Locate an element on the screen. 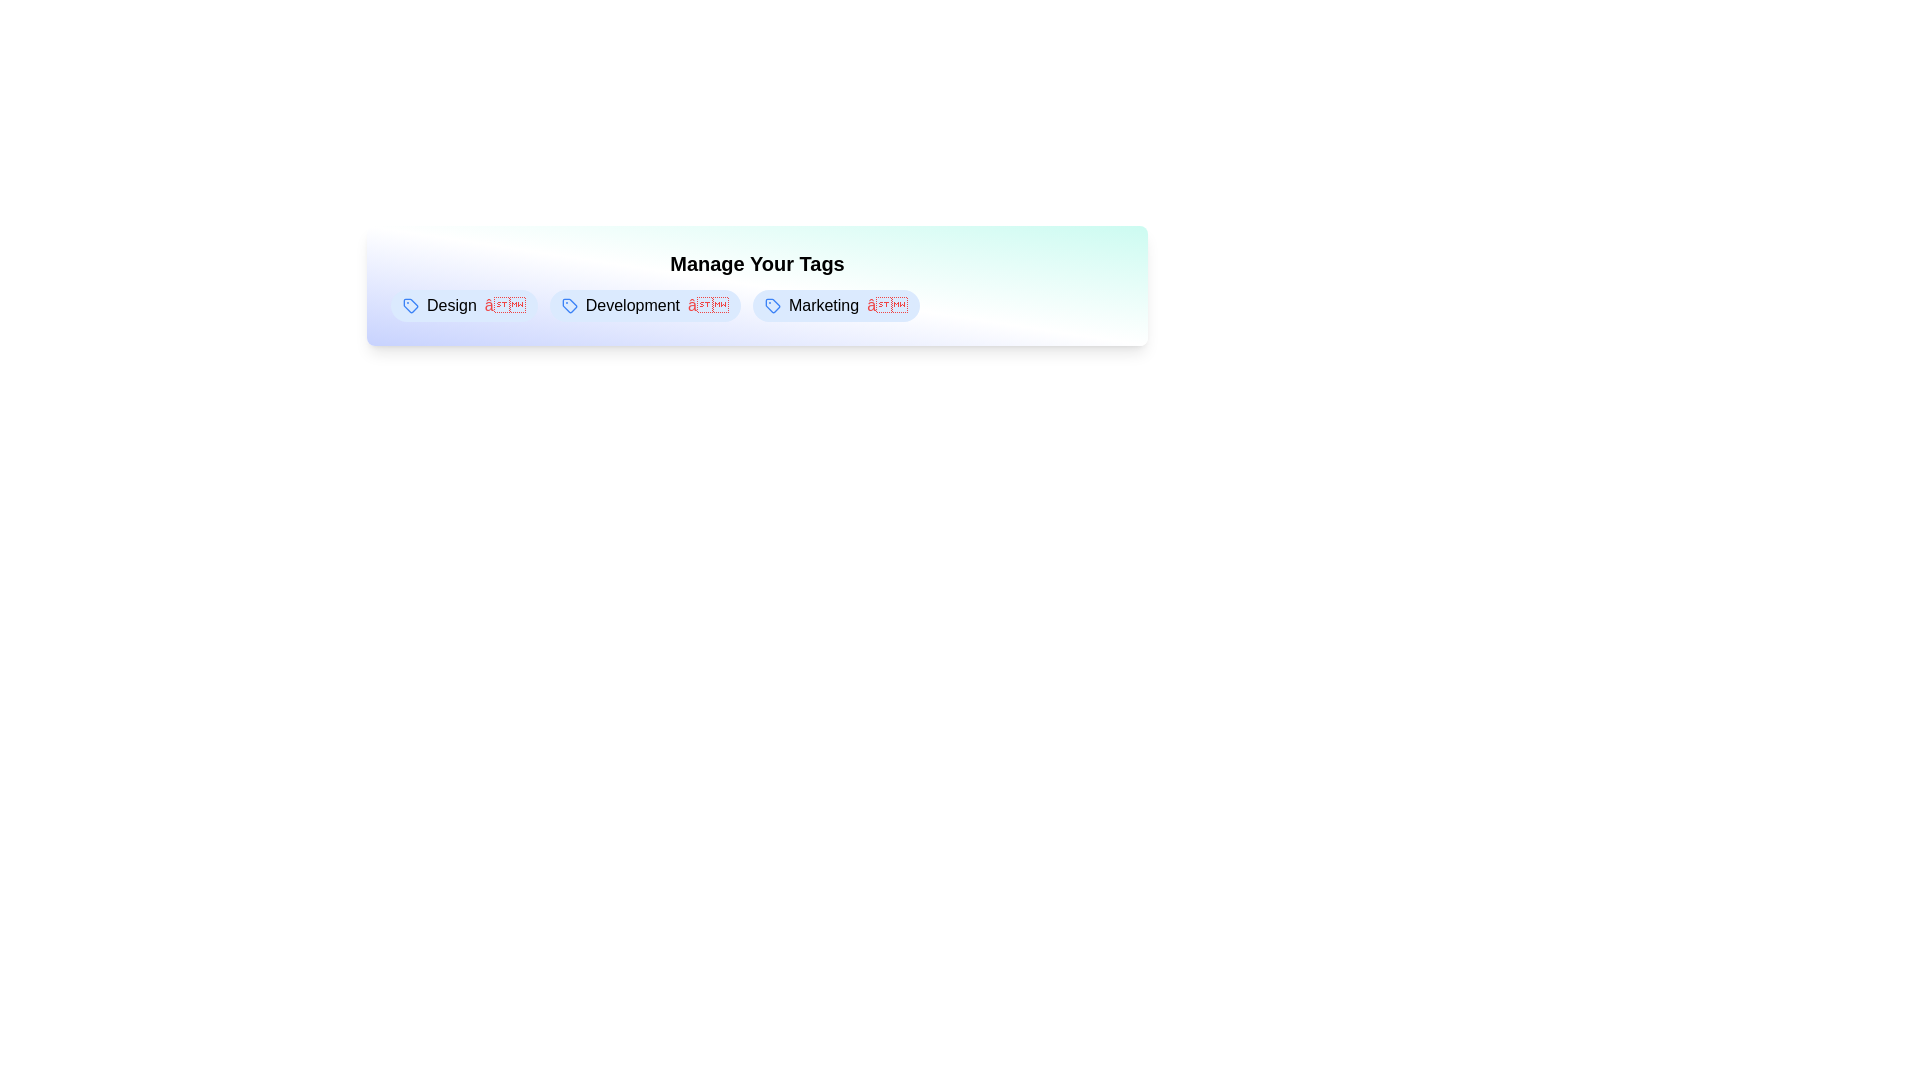  the tag element labeled 'Design' to observe hover effects is located at coordinates (463, 305).